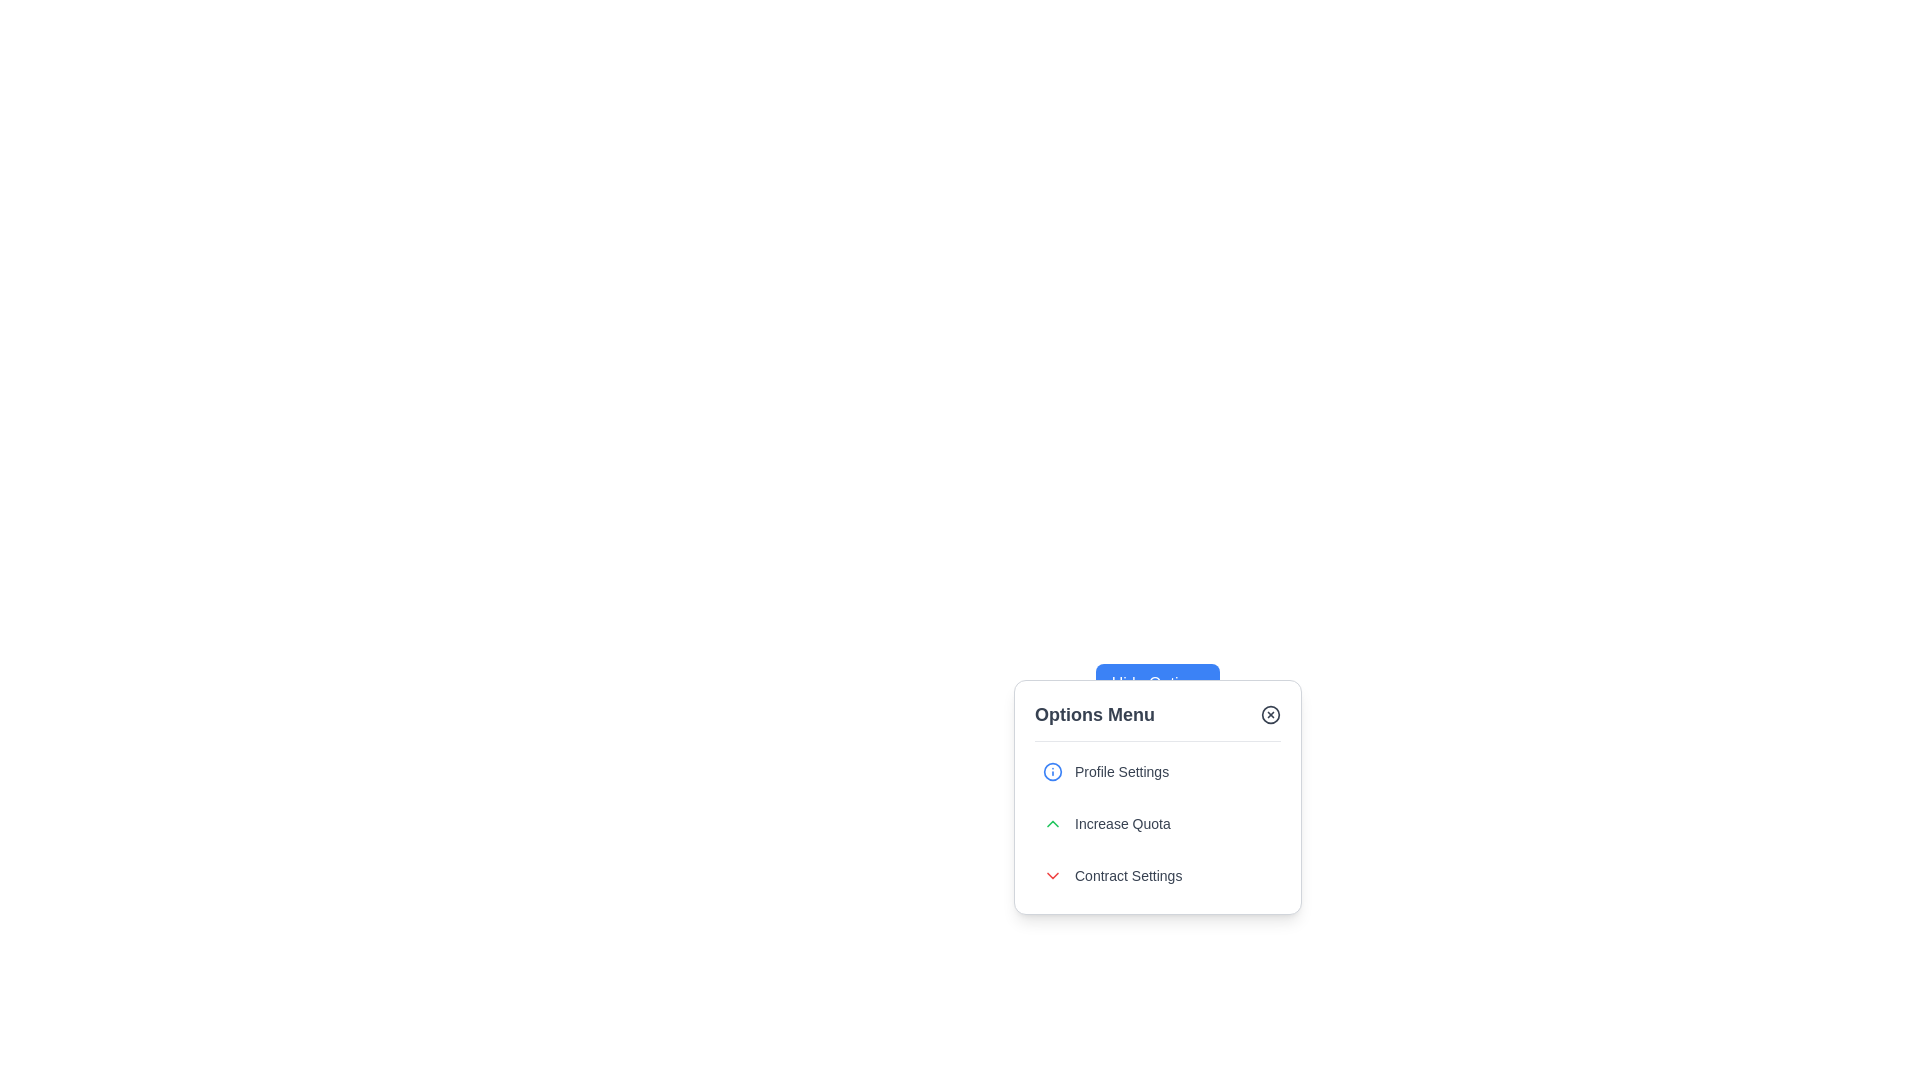 The height and width of the screenshot is (1080, 1920). What do you see at coordinates (1122, 770) in the screenshot?
I see `the 'Profile Settings' label, which is displayed in gray and is part of the dropdown menu under 'Options Menu'` at bounding box center [1122, 770].